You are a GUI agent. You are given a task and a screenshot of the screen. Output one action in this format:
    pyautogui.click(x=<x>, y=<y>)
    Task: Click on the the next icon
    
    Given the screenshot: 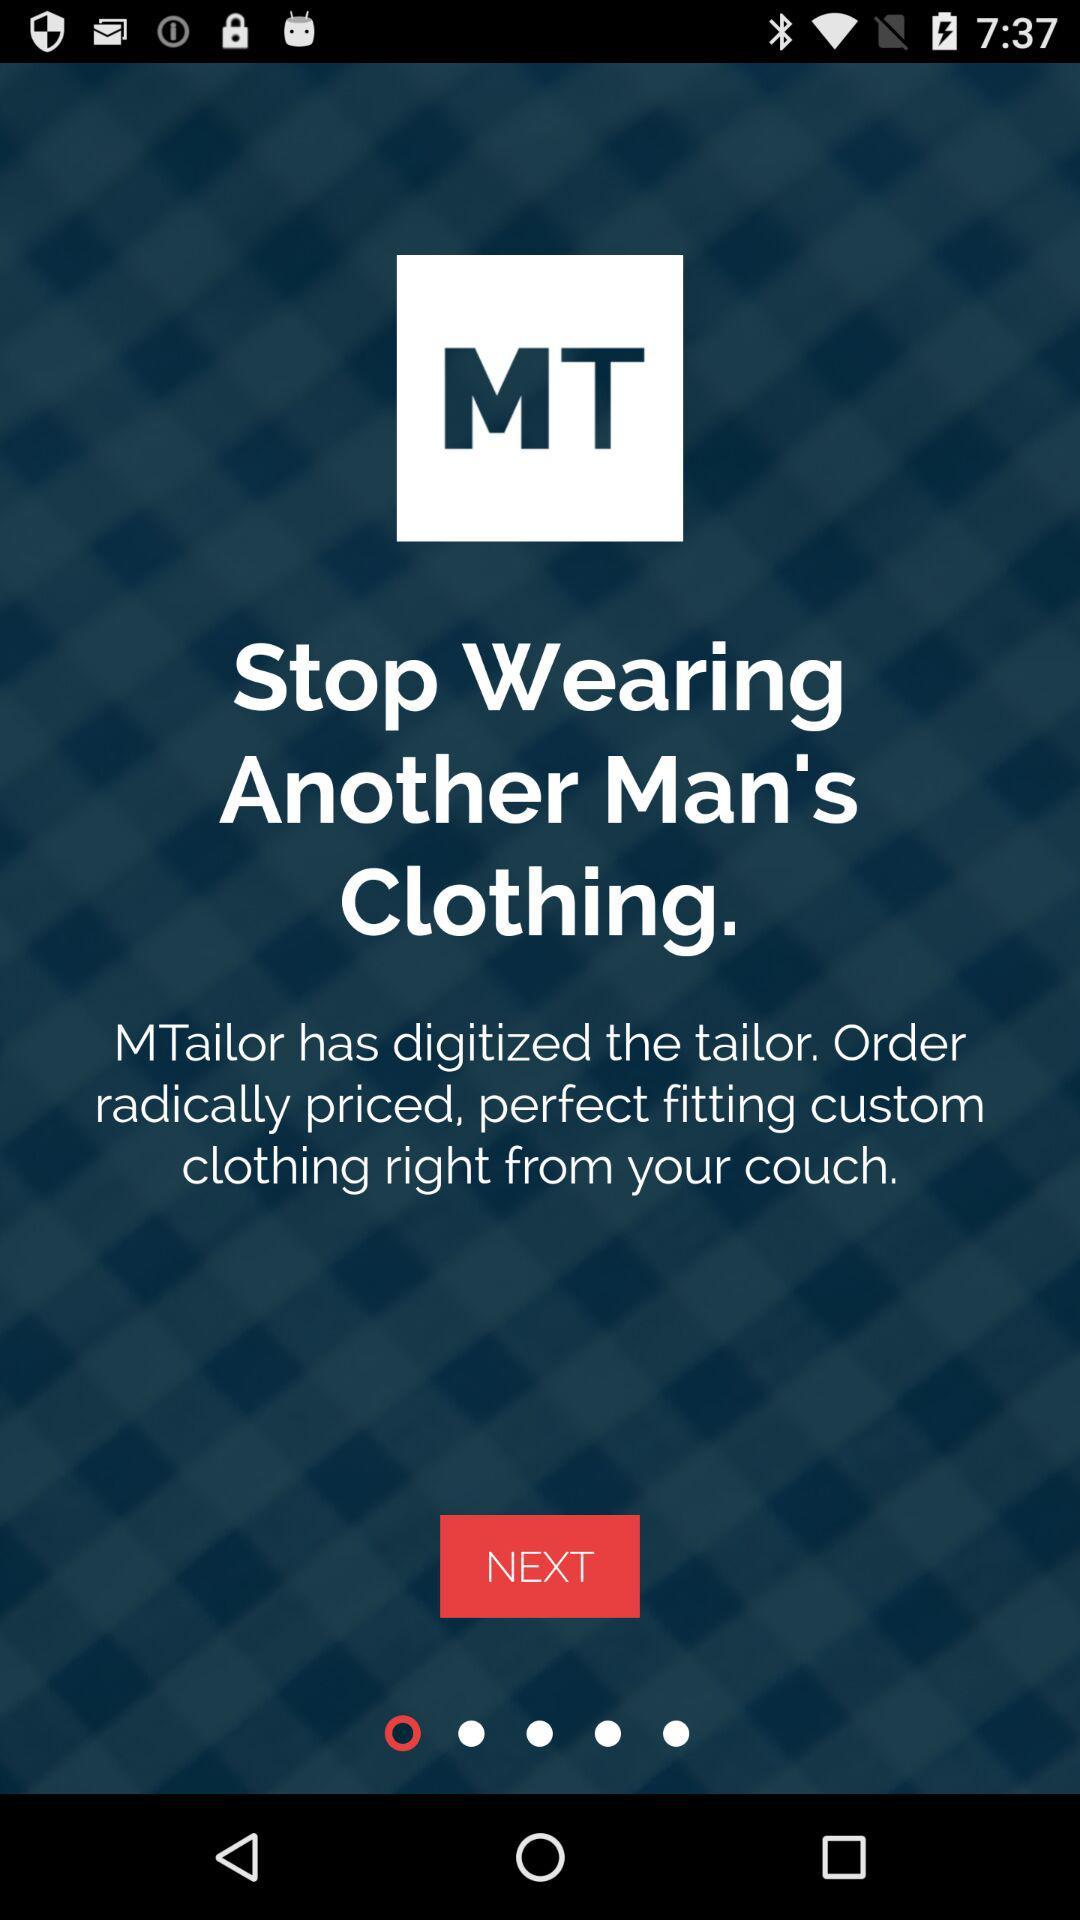 What is the action you would take?
    pyautogui.click(x=540, y=1565)
    